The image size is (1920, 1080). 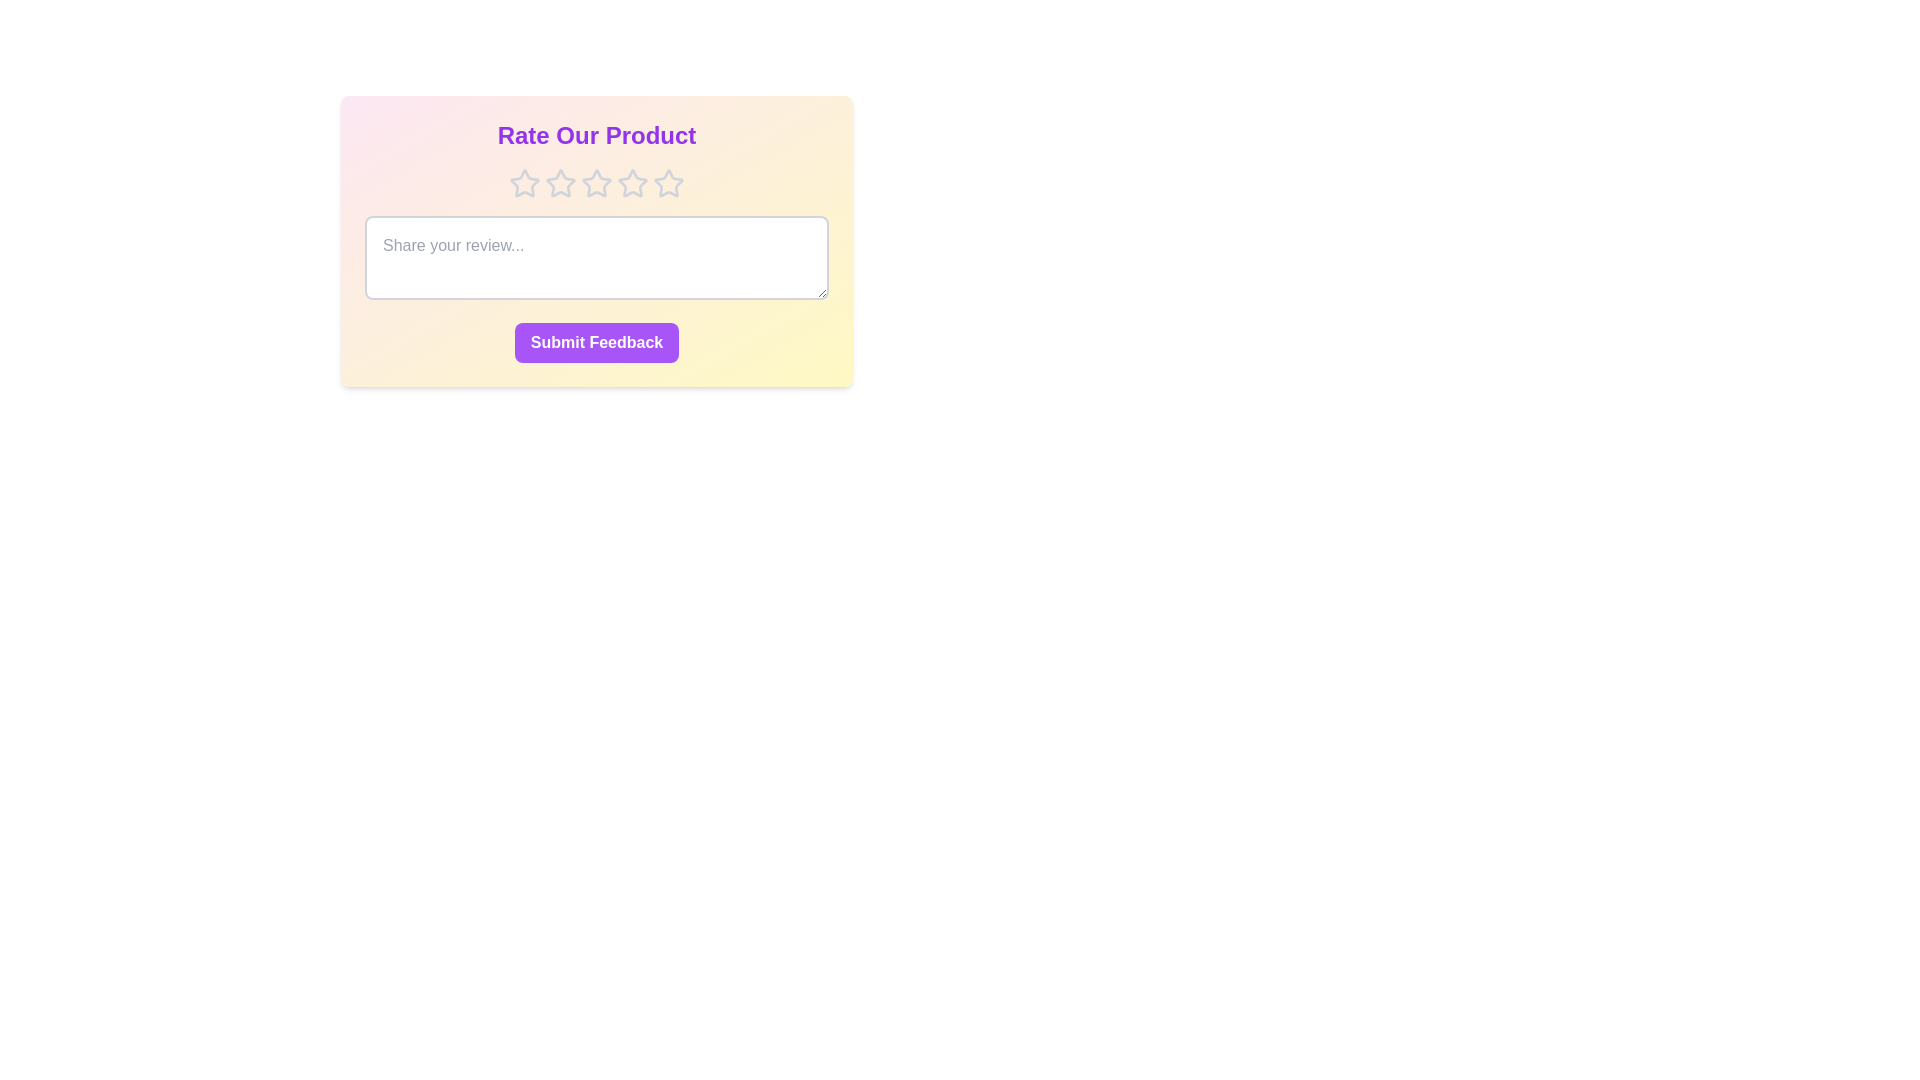 What do you see at coordinates (595, 342) in the screenshot?
I see `the Submit Feedback button to submit the feedback` at bounding box center [595, 342].